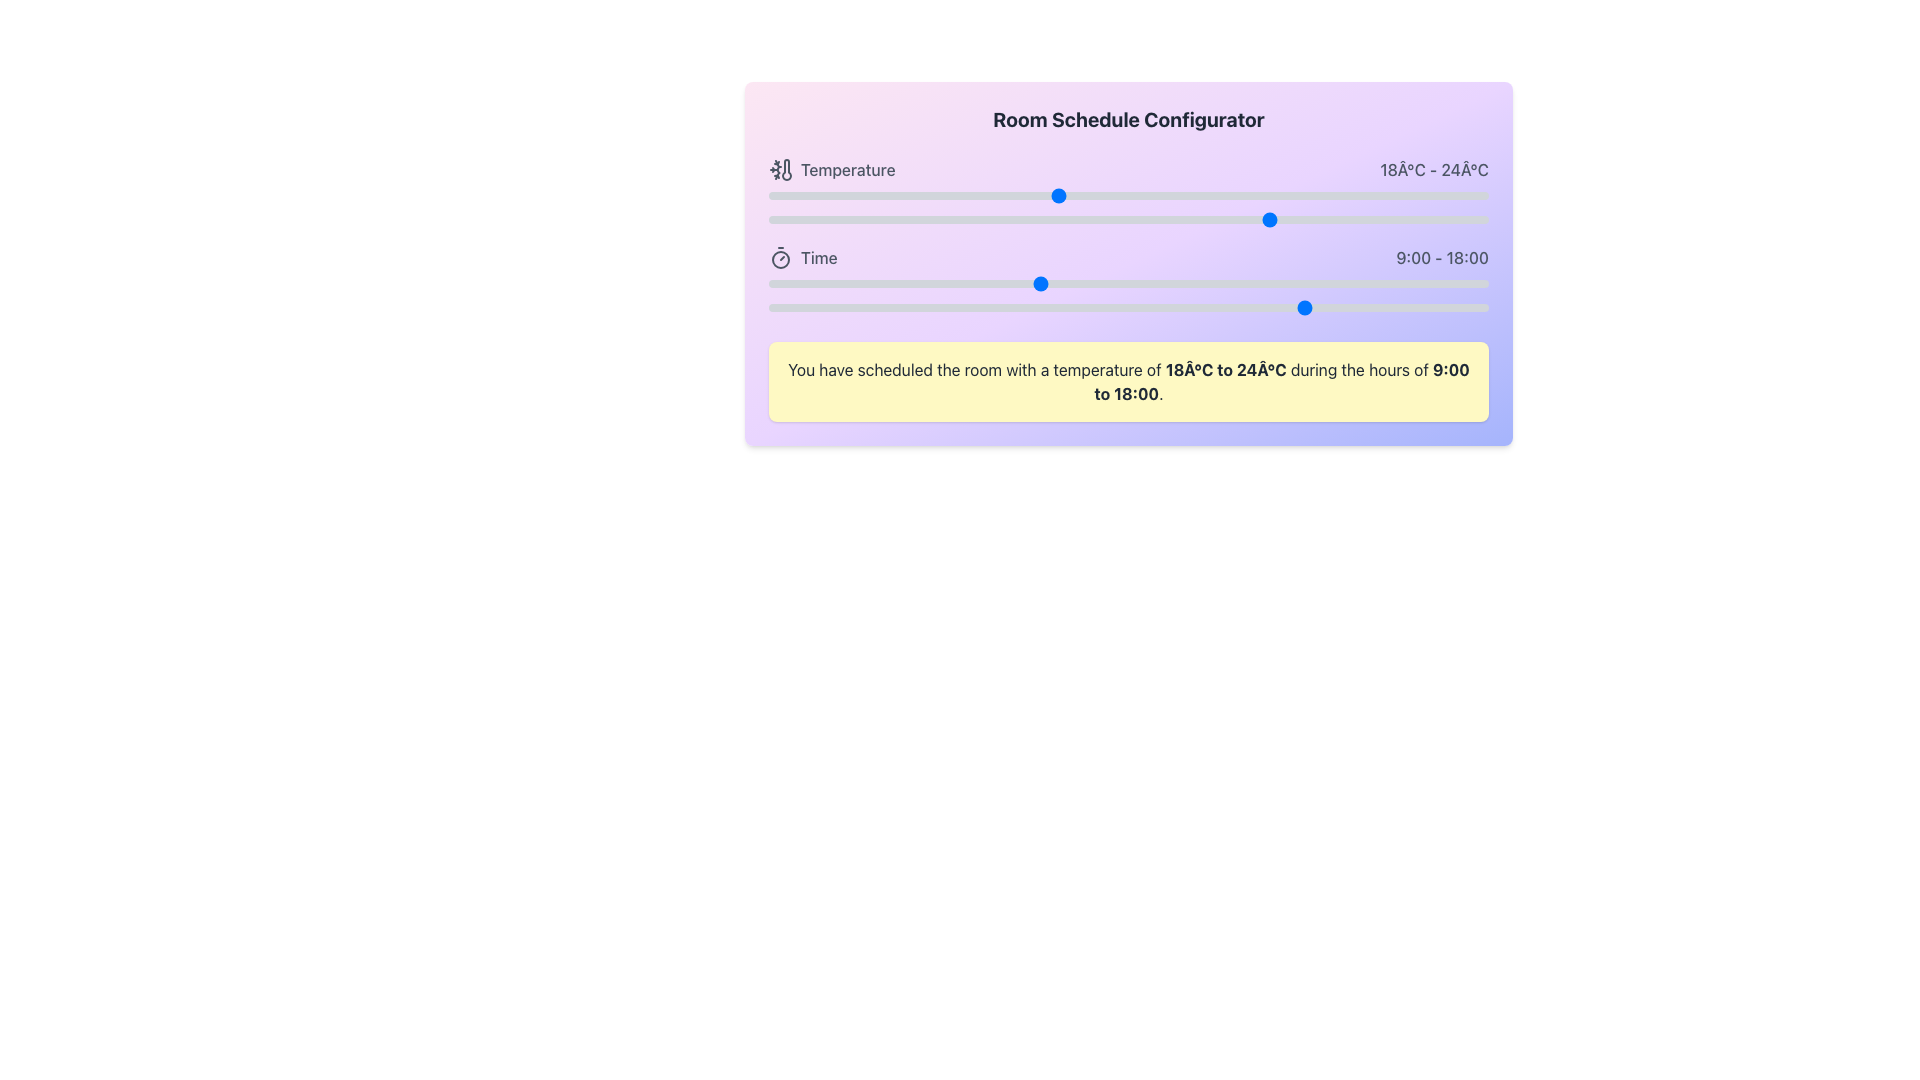  Describe the element at coordinates (1397, 308) in the screenshot. I see `the time` at that location.